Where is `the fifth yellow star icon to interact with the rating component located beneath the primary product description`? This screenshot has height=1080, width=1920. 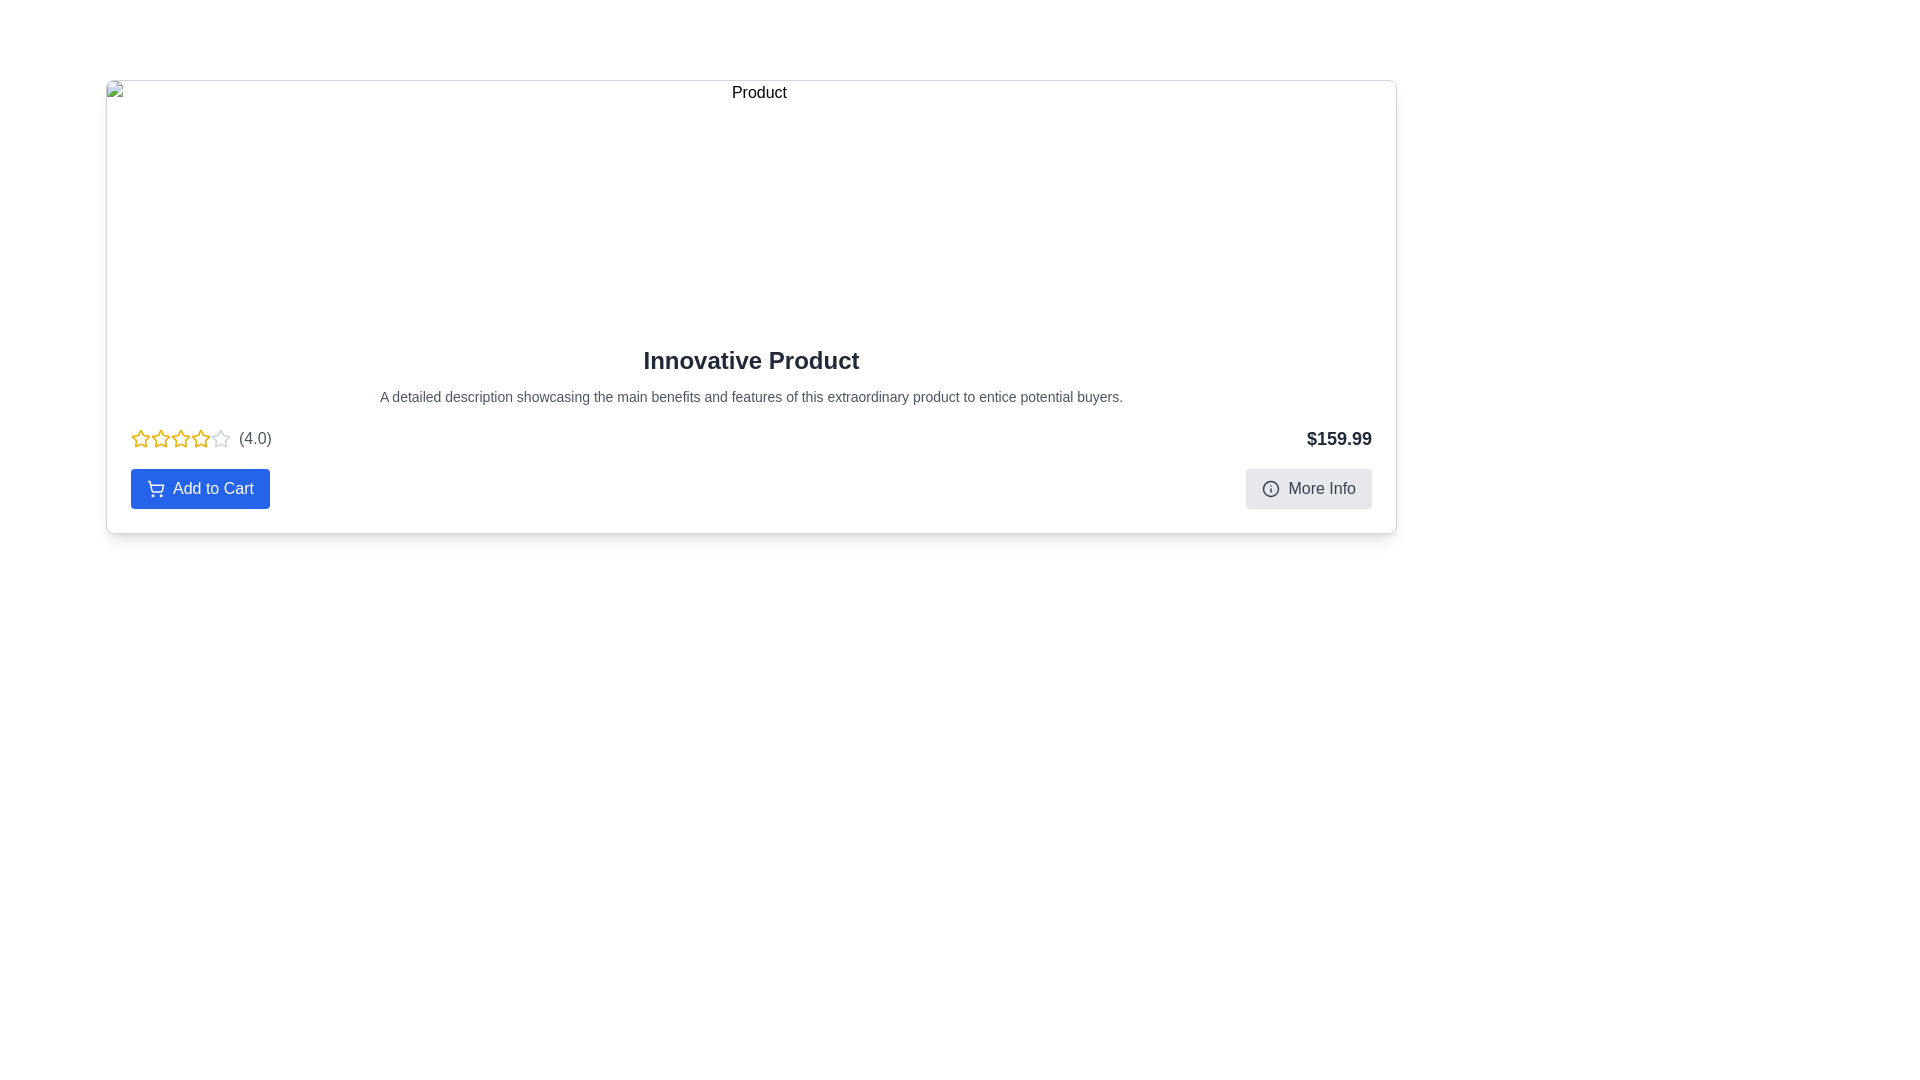 the fifth yellow star icon to interact with the rating component located beneath the primary product description is located at coordinates (181, 438).